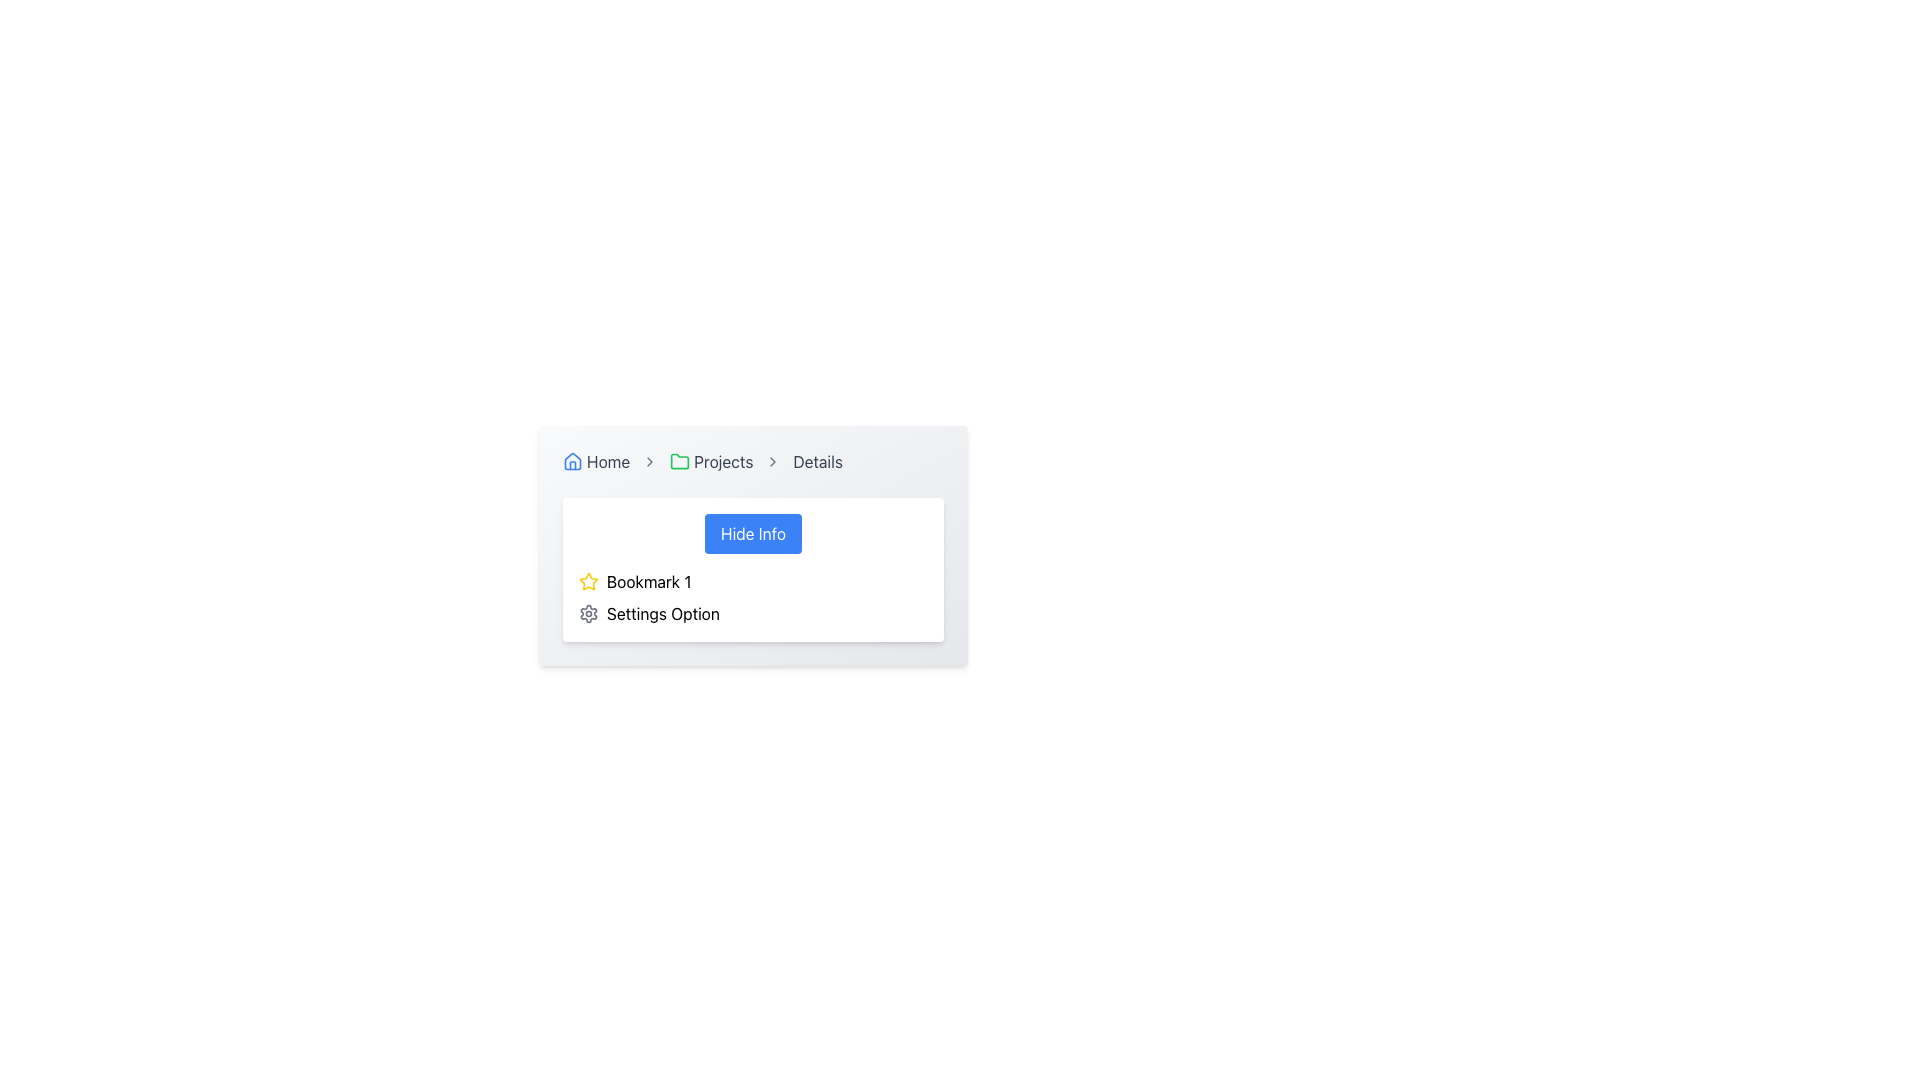 This screenshot has height=1080, width=1920. What do you see at coordinates (752, 532) in the screenshot?
I see `the rectangular button labeled 'Hide Info.' with a blue background and white text` at bounding box center [752, 532].